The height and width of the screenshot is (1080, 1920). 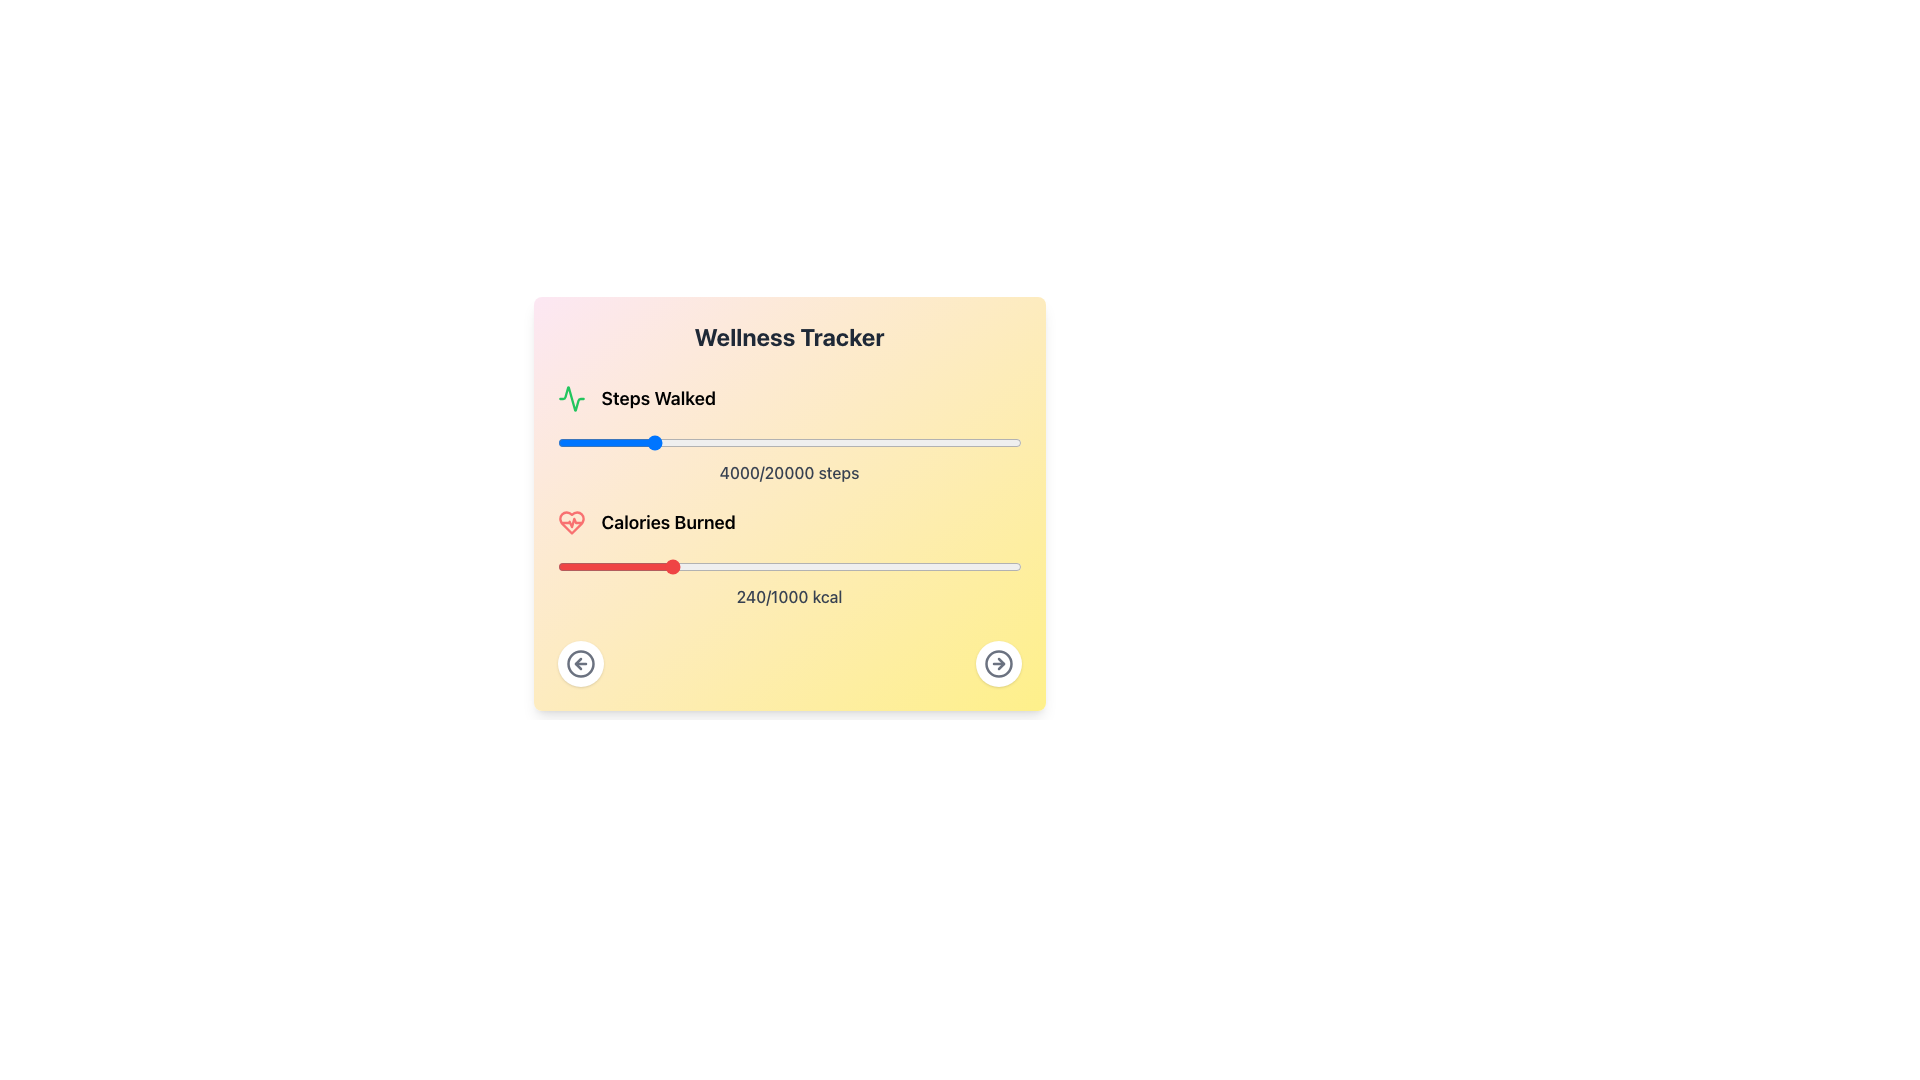 What do you see at coordinates (678, 442) in the screenshot?
I see `the steps walked` at bounding box center [678, 442].